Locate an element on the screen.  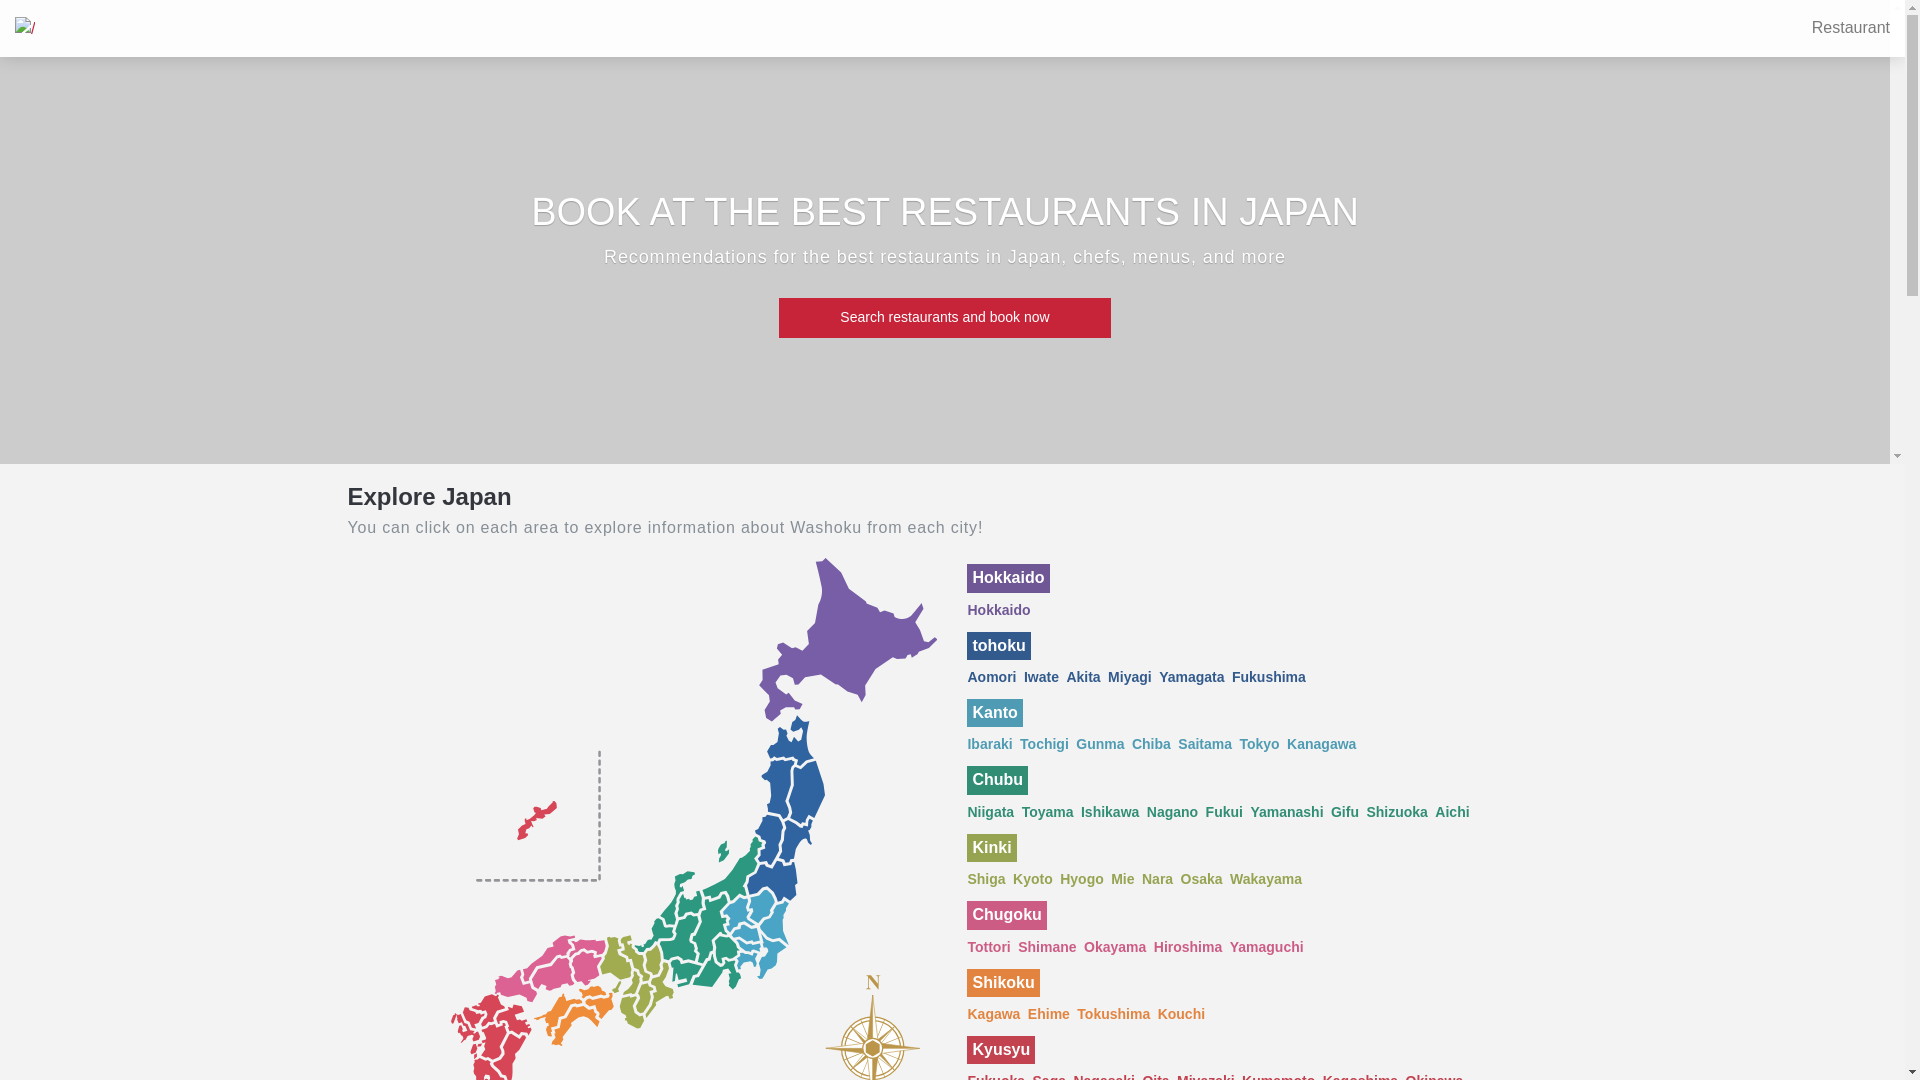
'Akita' is located at coordinates (1082, 676).